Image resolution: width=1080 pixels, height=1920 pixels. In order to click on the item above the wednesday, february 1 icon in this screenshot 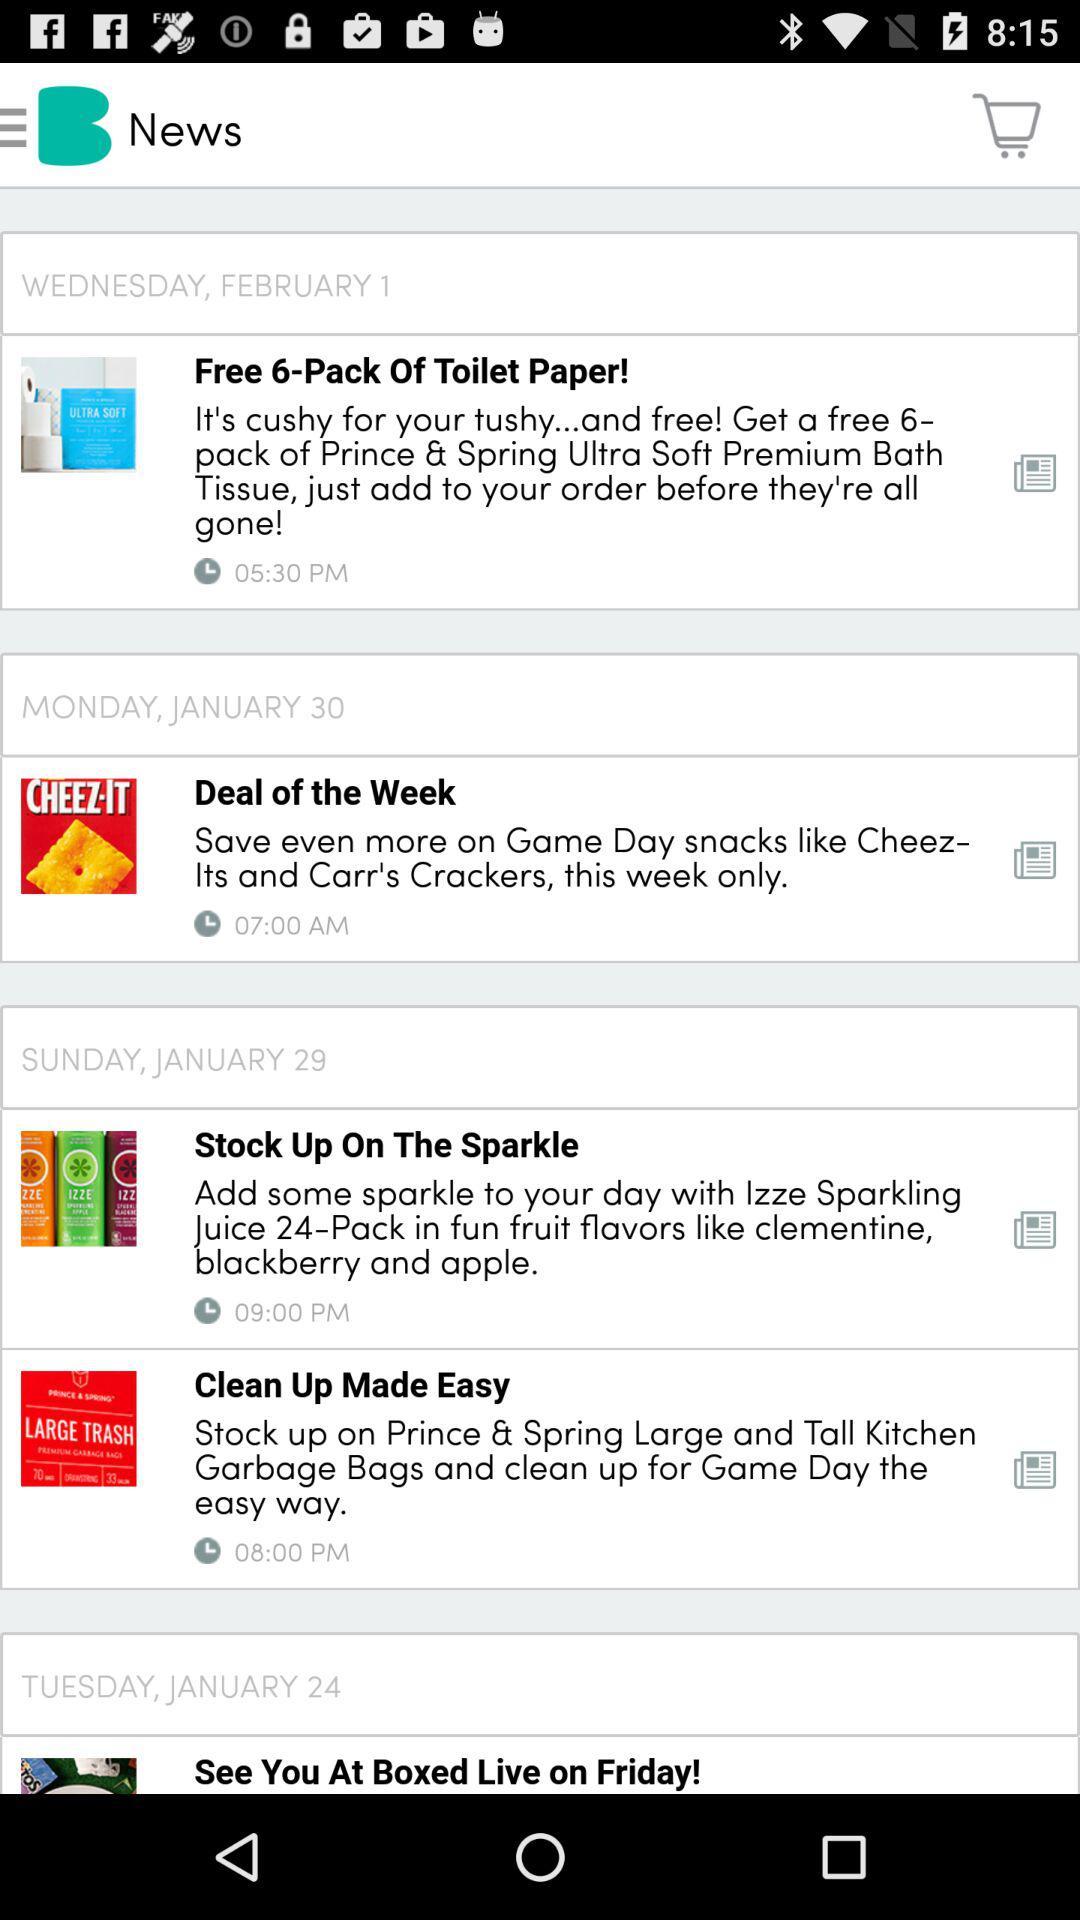, I will do `click(1006, 124)`.